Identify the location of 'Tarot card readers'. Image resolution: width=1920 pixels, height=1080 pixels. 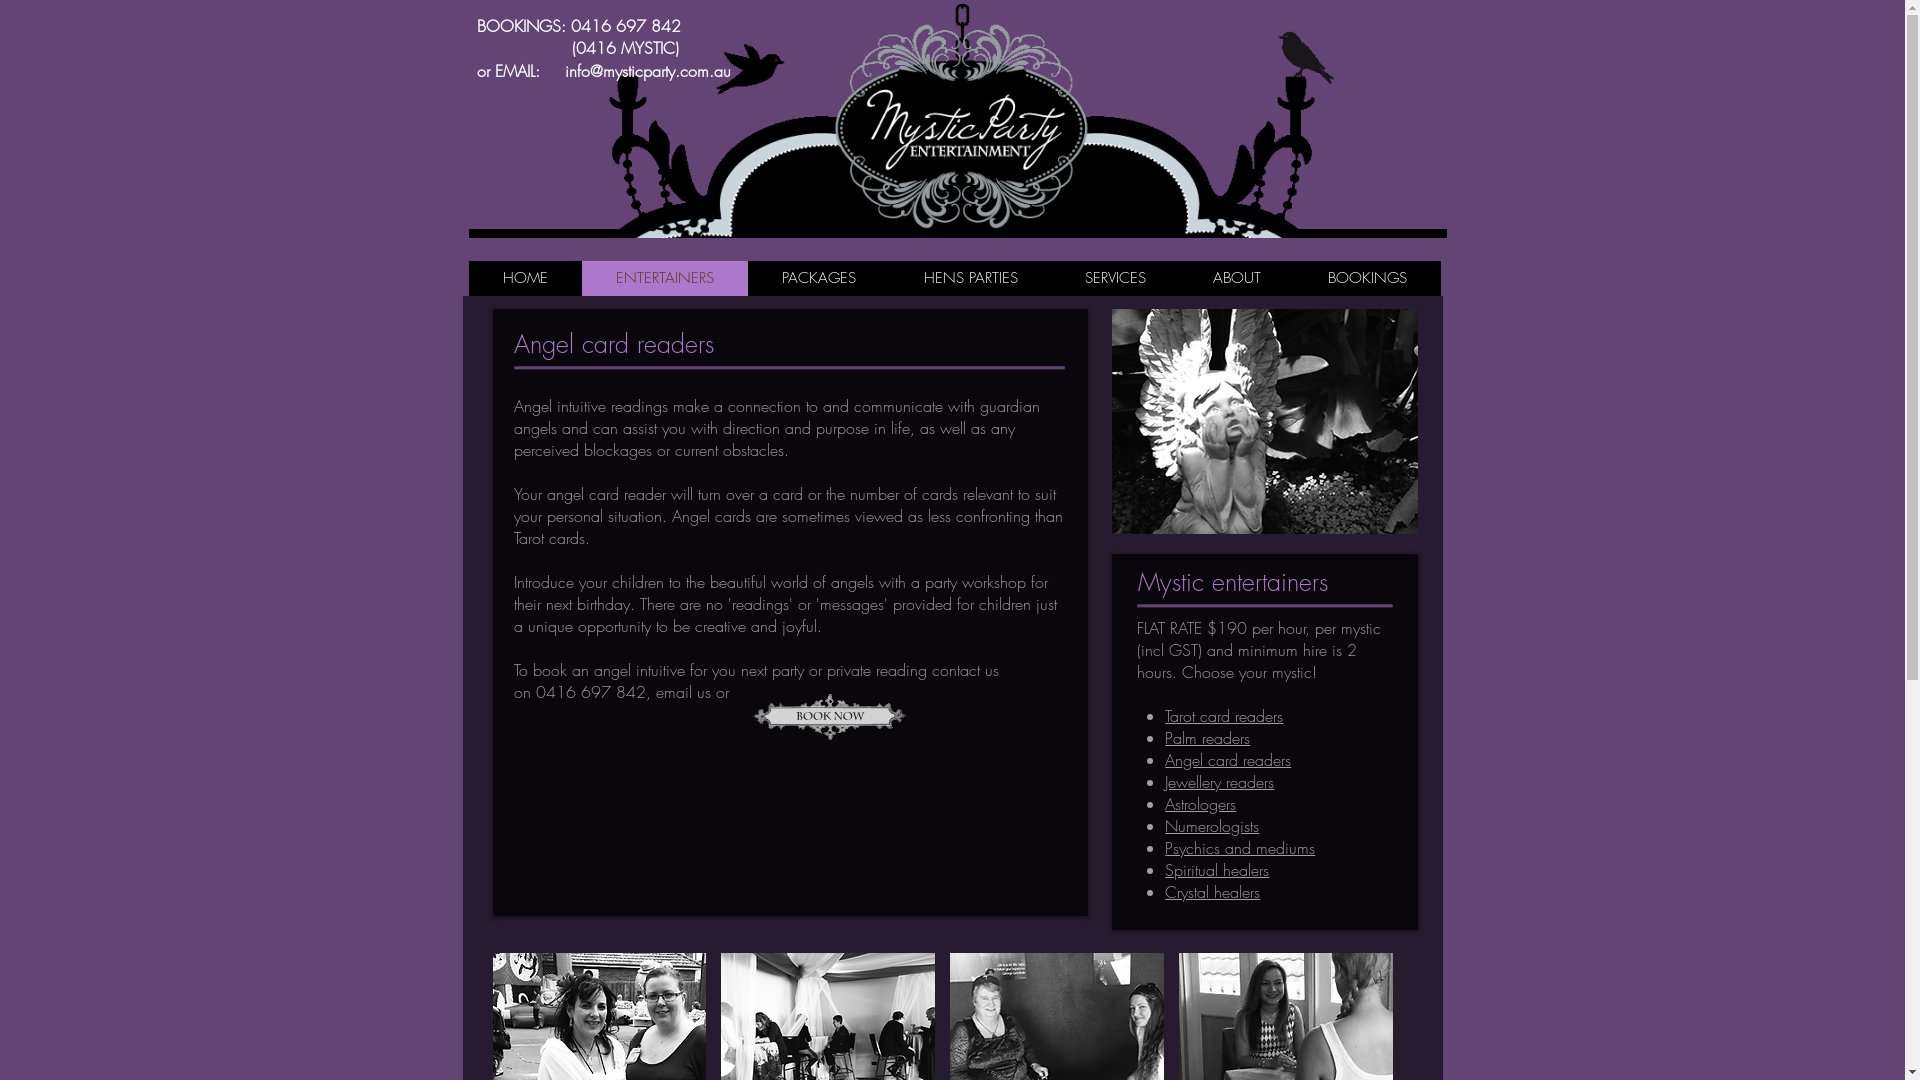
(1223, 715).